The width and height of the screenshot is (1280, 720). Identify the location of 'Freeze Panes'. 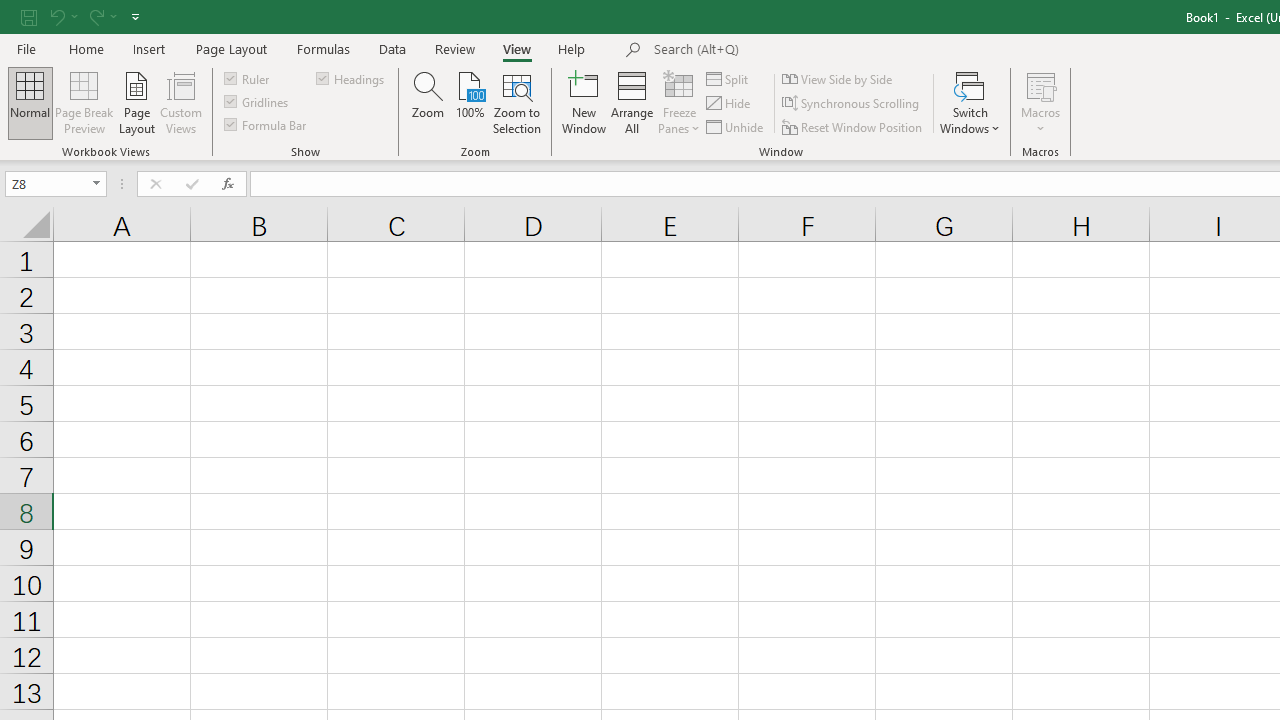
(679, 103).